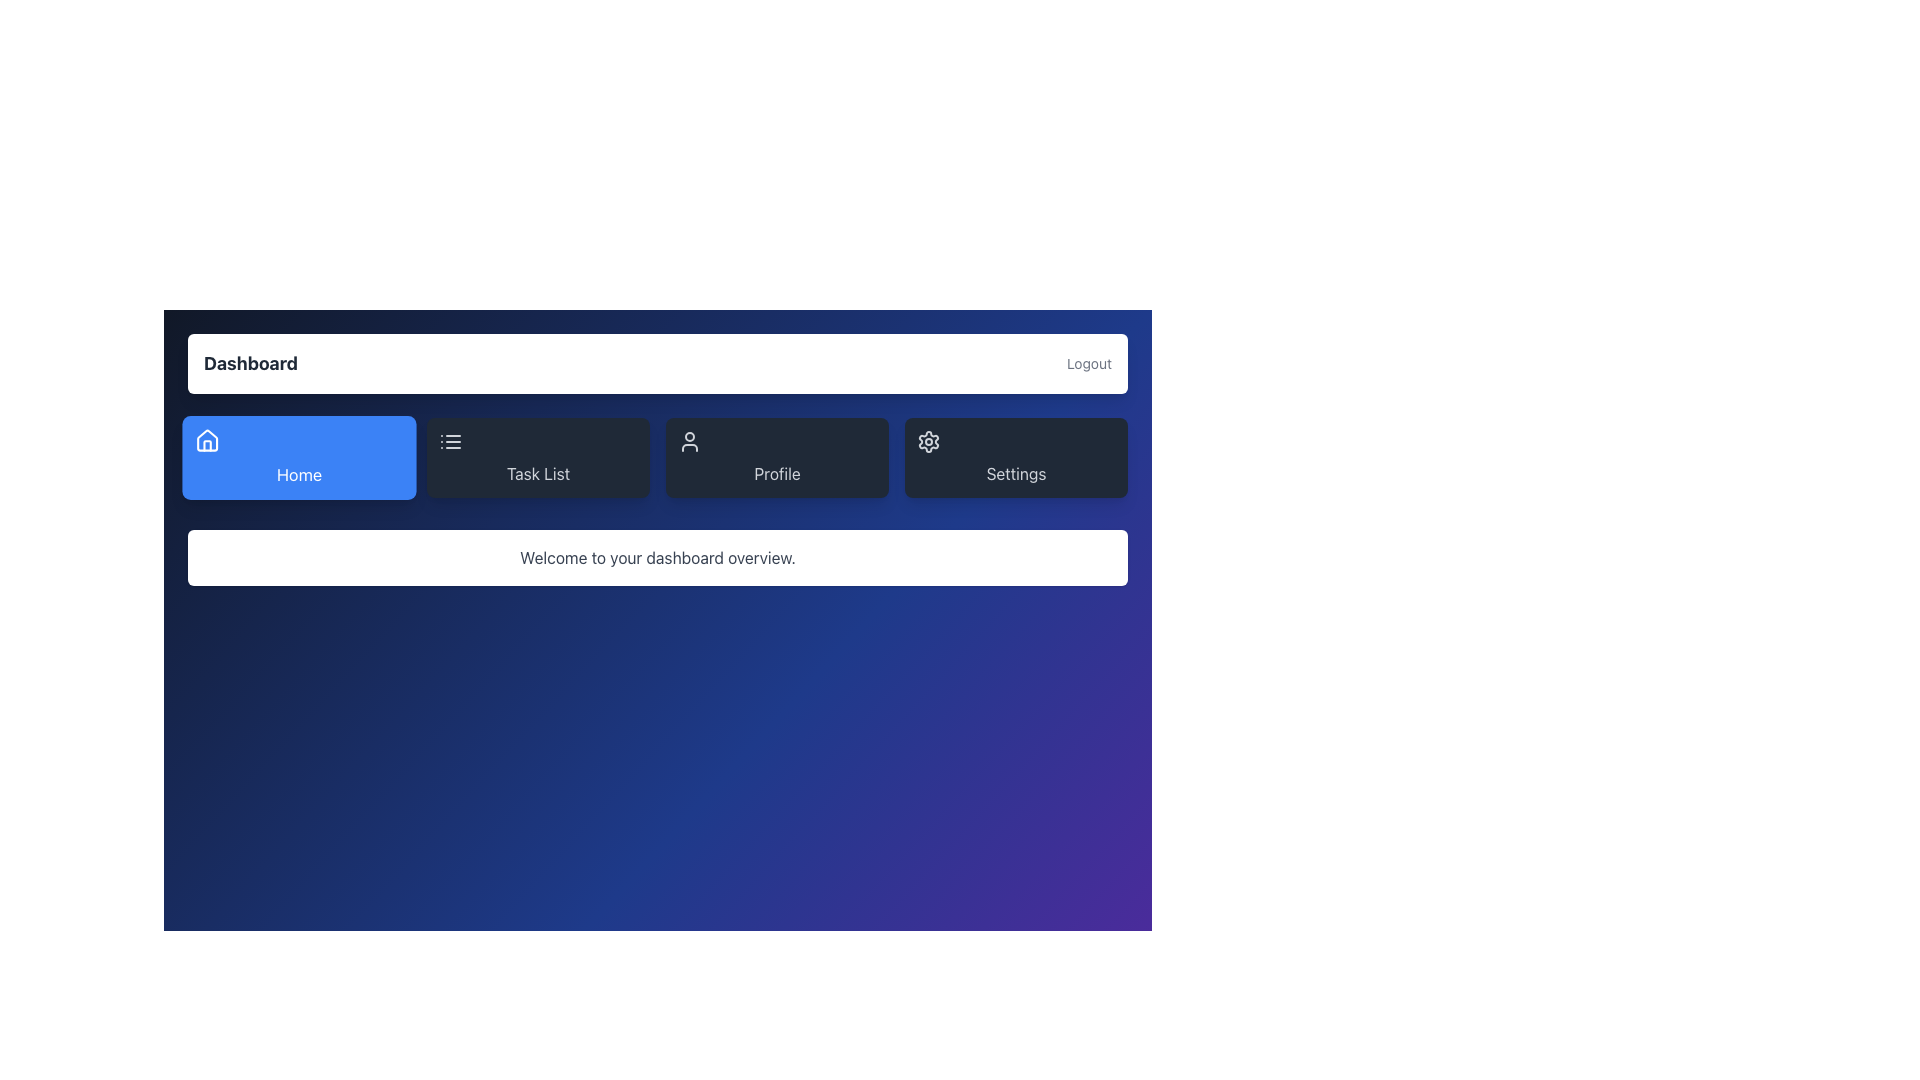 This screenshot has width=1920, height=1080. What do you see at coordinates (538, 458) in the screenshot?
I see `the 'Task List' button, which is the second item in a horizontal row of interactive items` at bounding box center [538, 458].